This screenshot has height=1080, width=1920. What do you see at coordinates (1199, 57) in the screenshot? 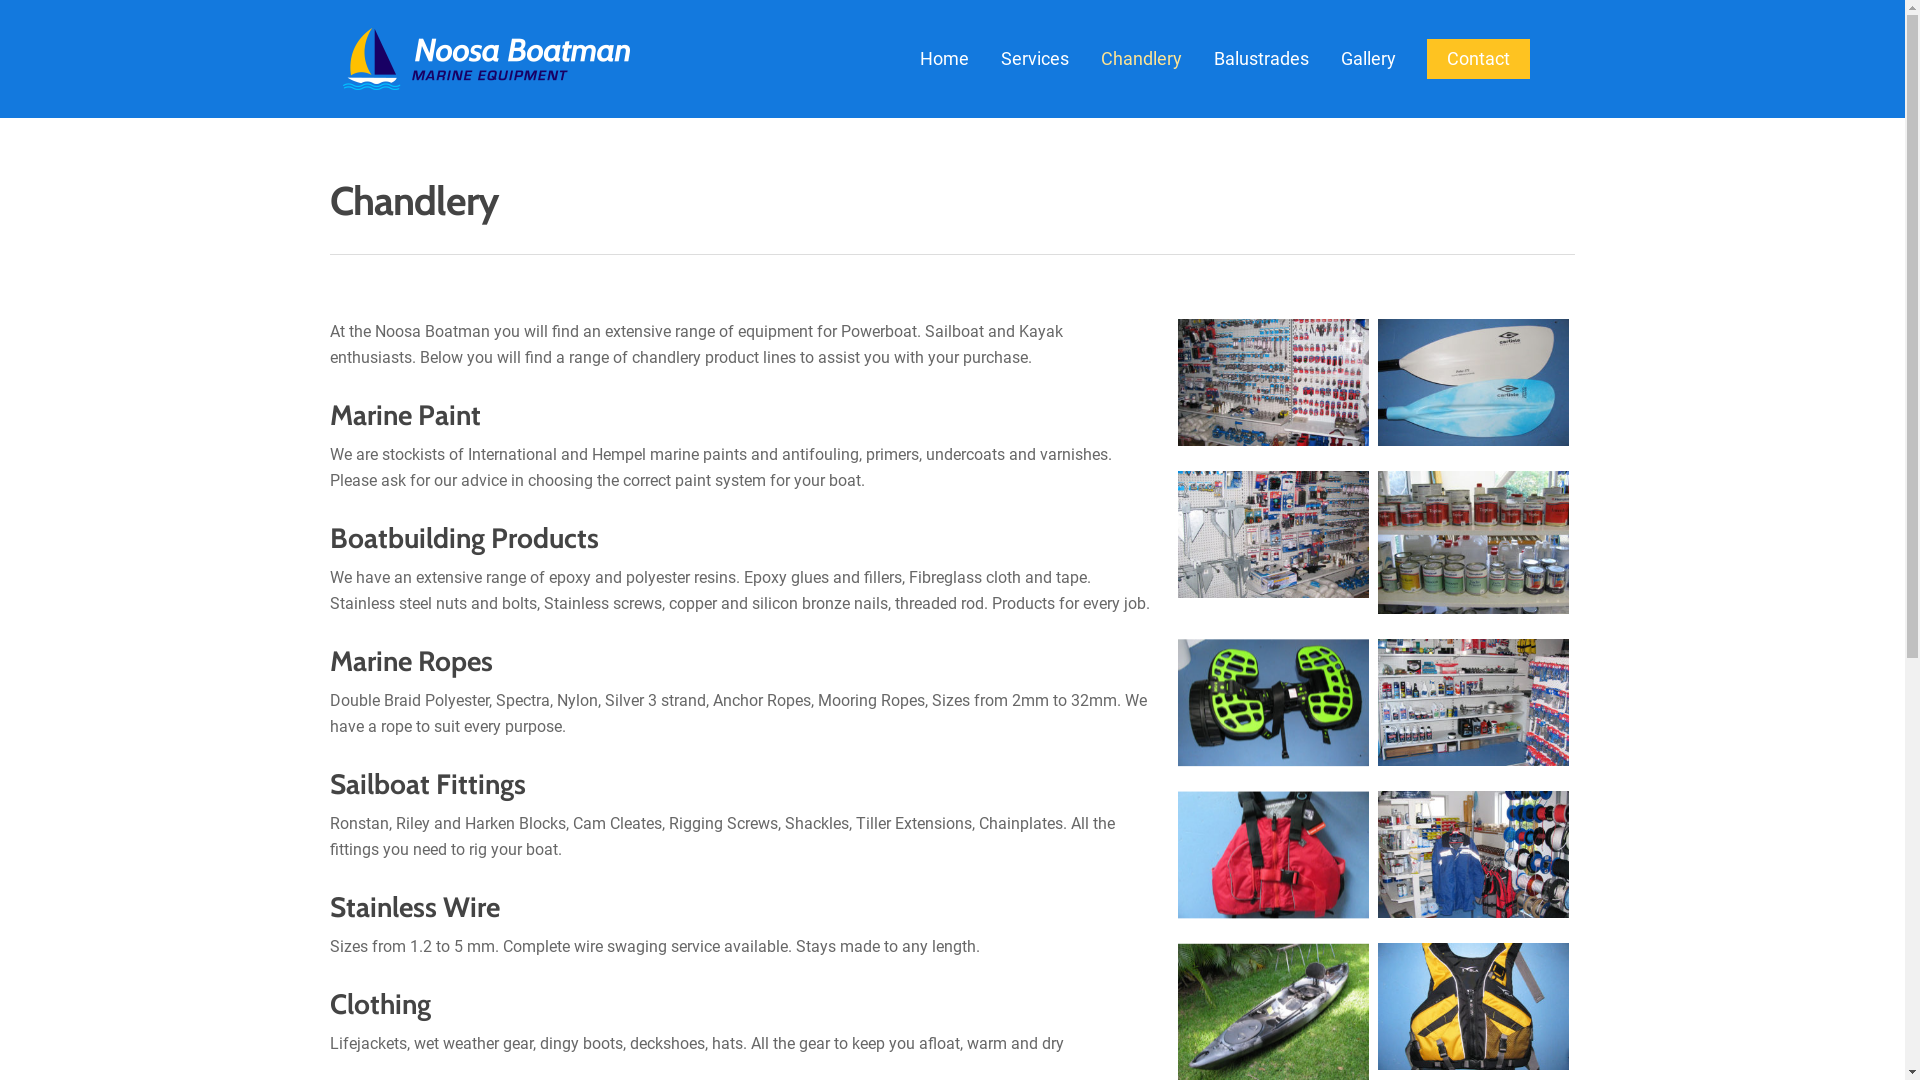
I see `'Balustrades'` at bounding box center [1199, 57].